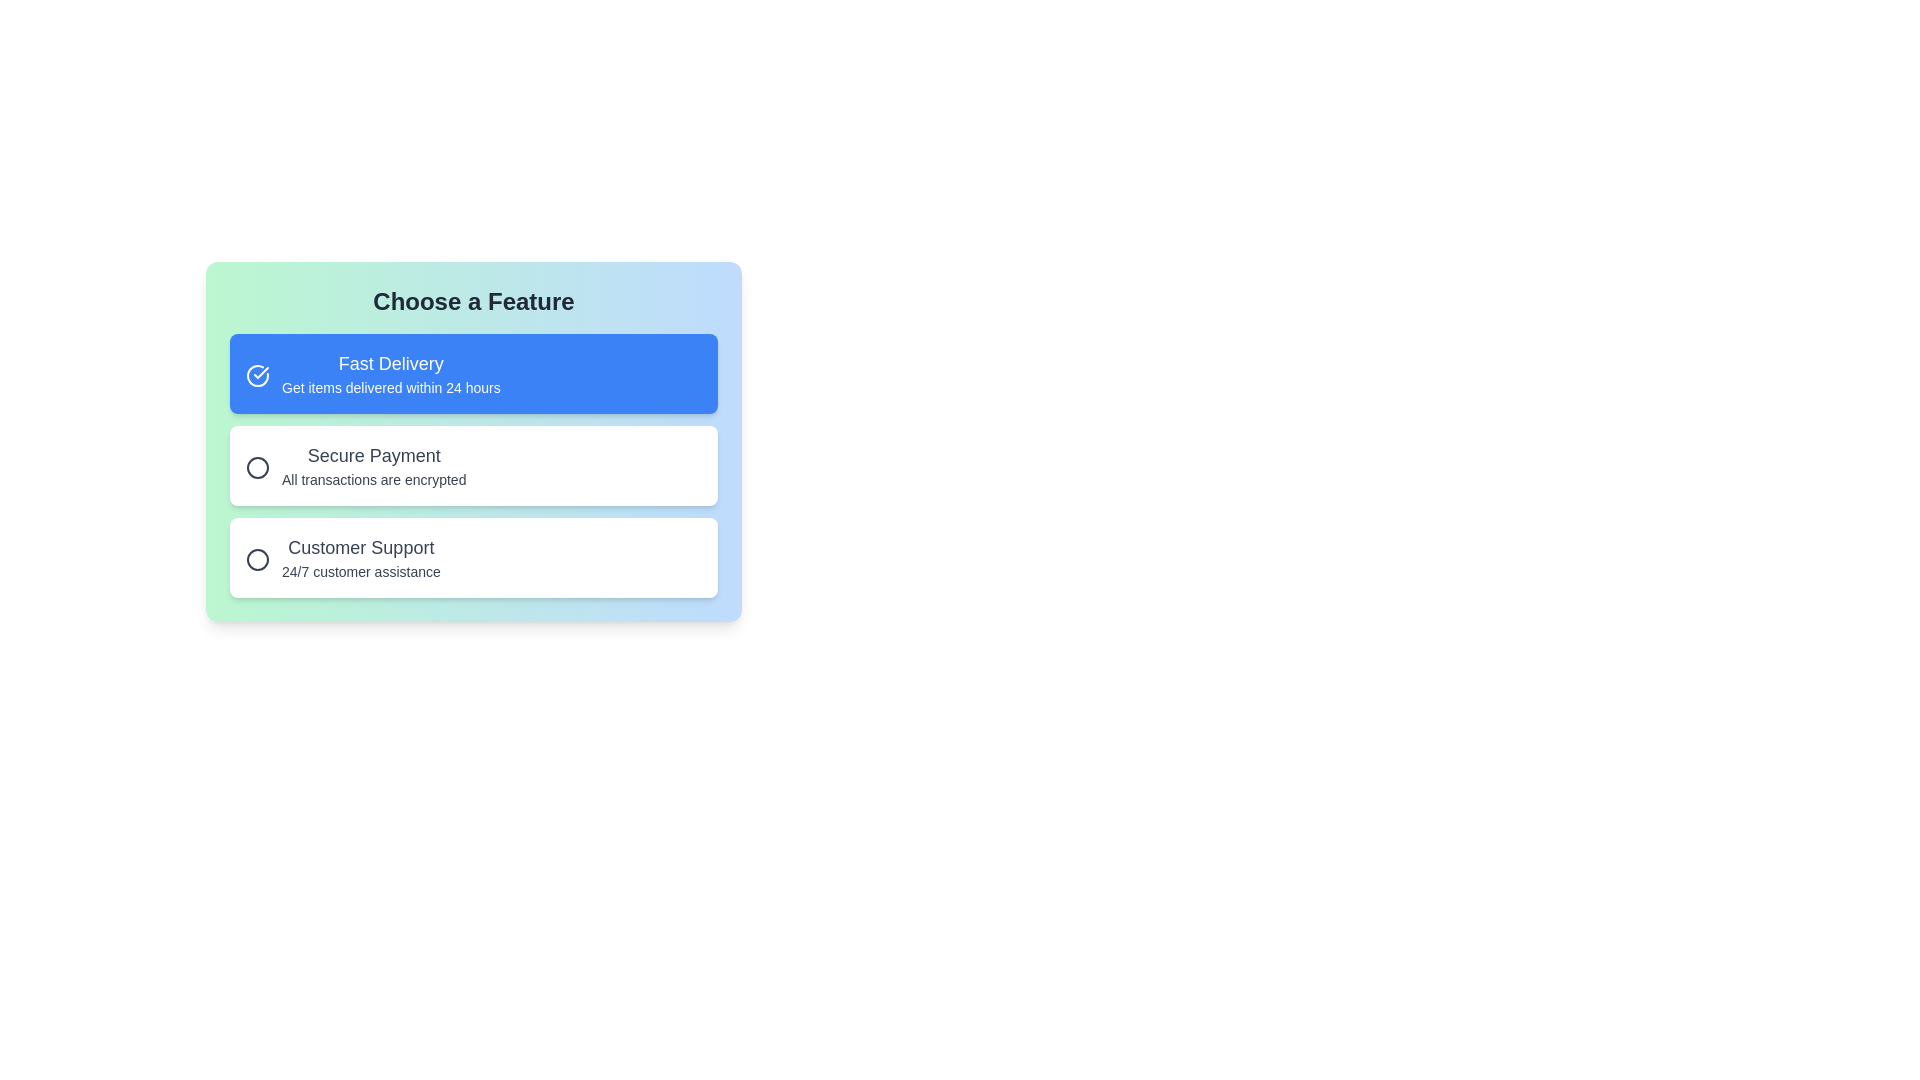 The image size is (1920, 1080). I want to click on the state of the SVG Check Mark Icon, which is styled in blue and located within a circular icon to the left of the 'Fast Delivery' text on the selection card, so click(260, 373).